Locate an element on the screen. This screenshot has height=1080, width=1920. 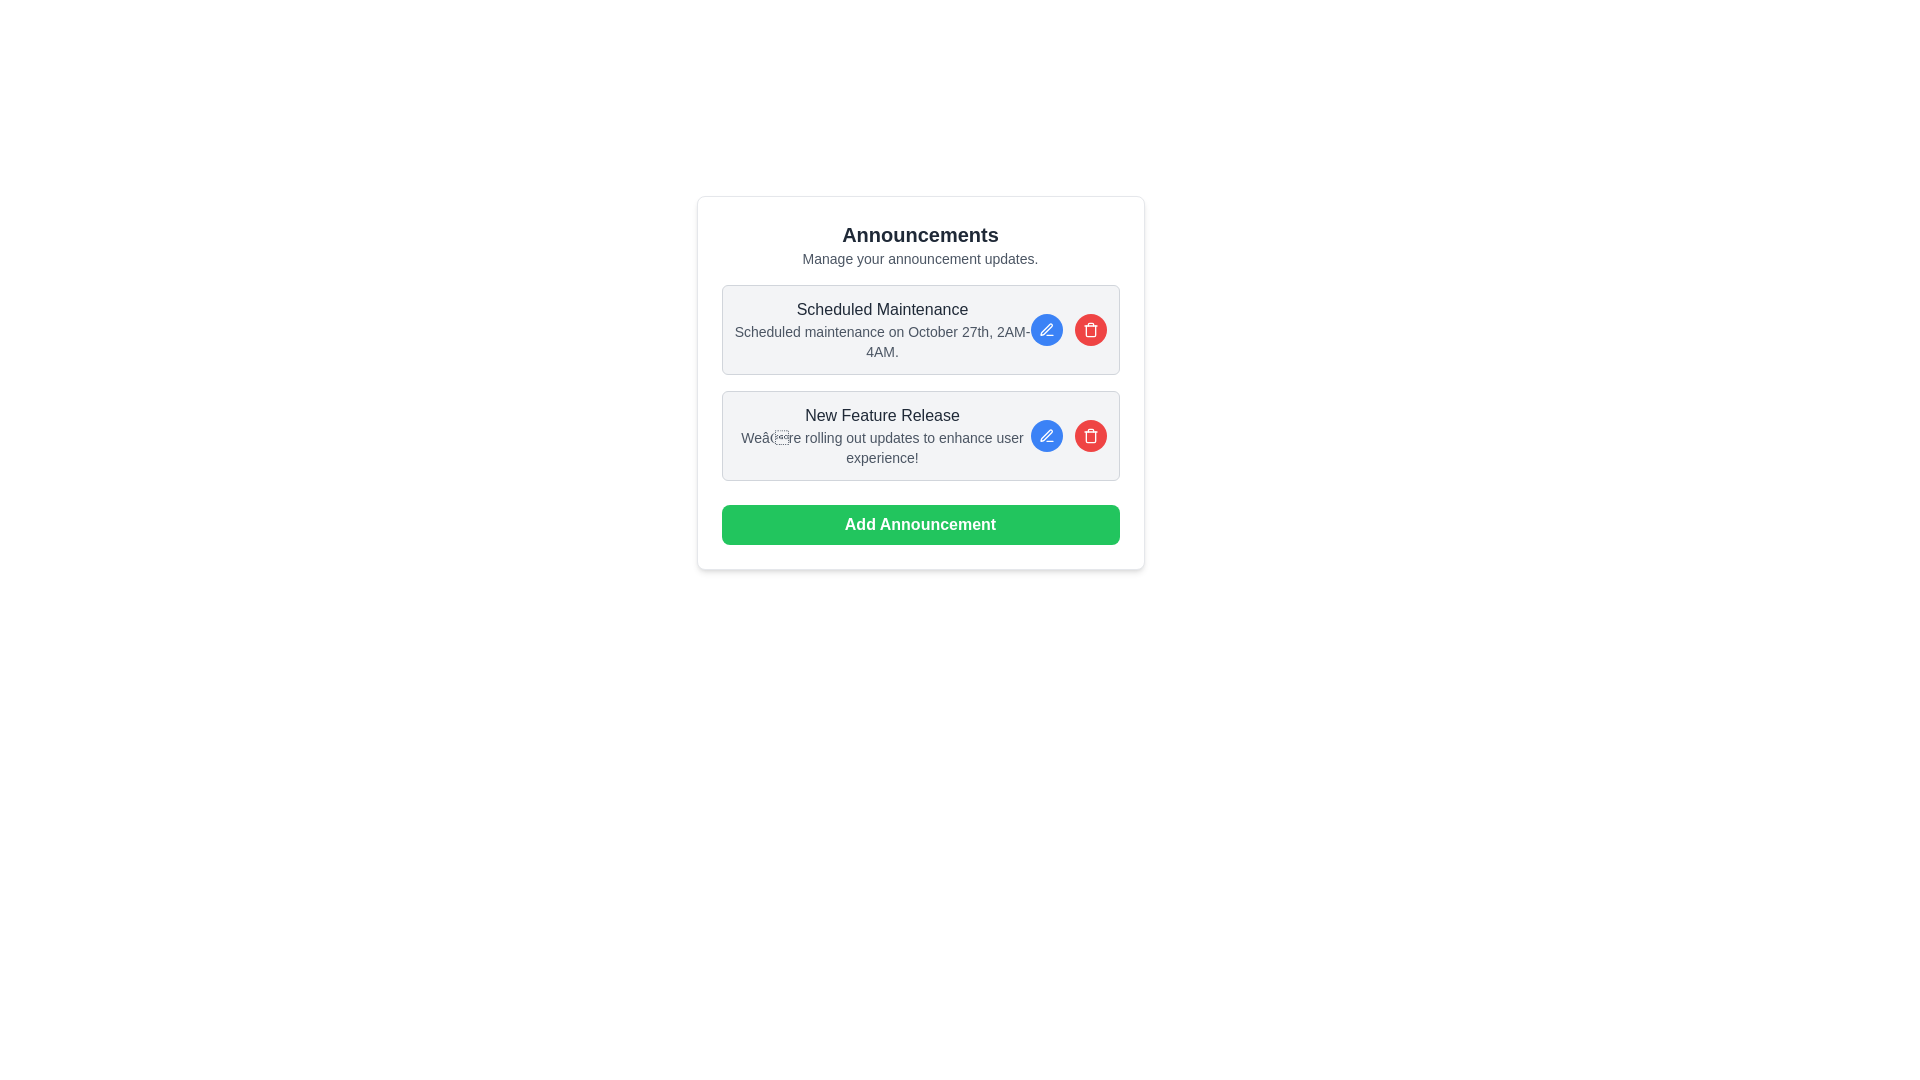
the Text Label displaying 'Scheduled maintenance on October 27th, 2AM-4AM.' which is positioned below the title 'Scheduled Maintenance' and above the announcement panel is located at coordinates (881, 341).